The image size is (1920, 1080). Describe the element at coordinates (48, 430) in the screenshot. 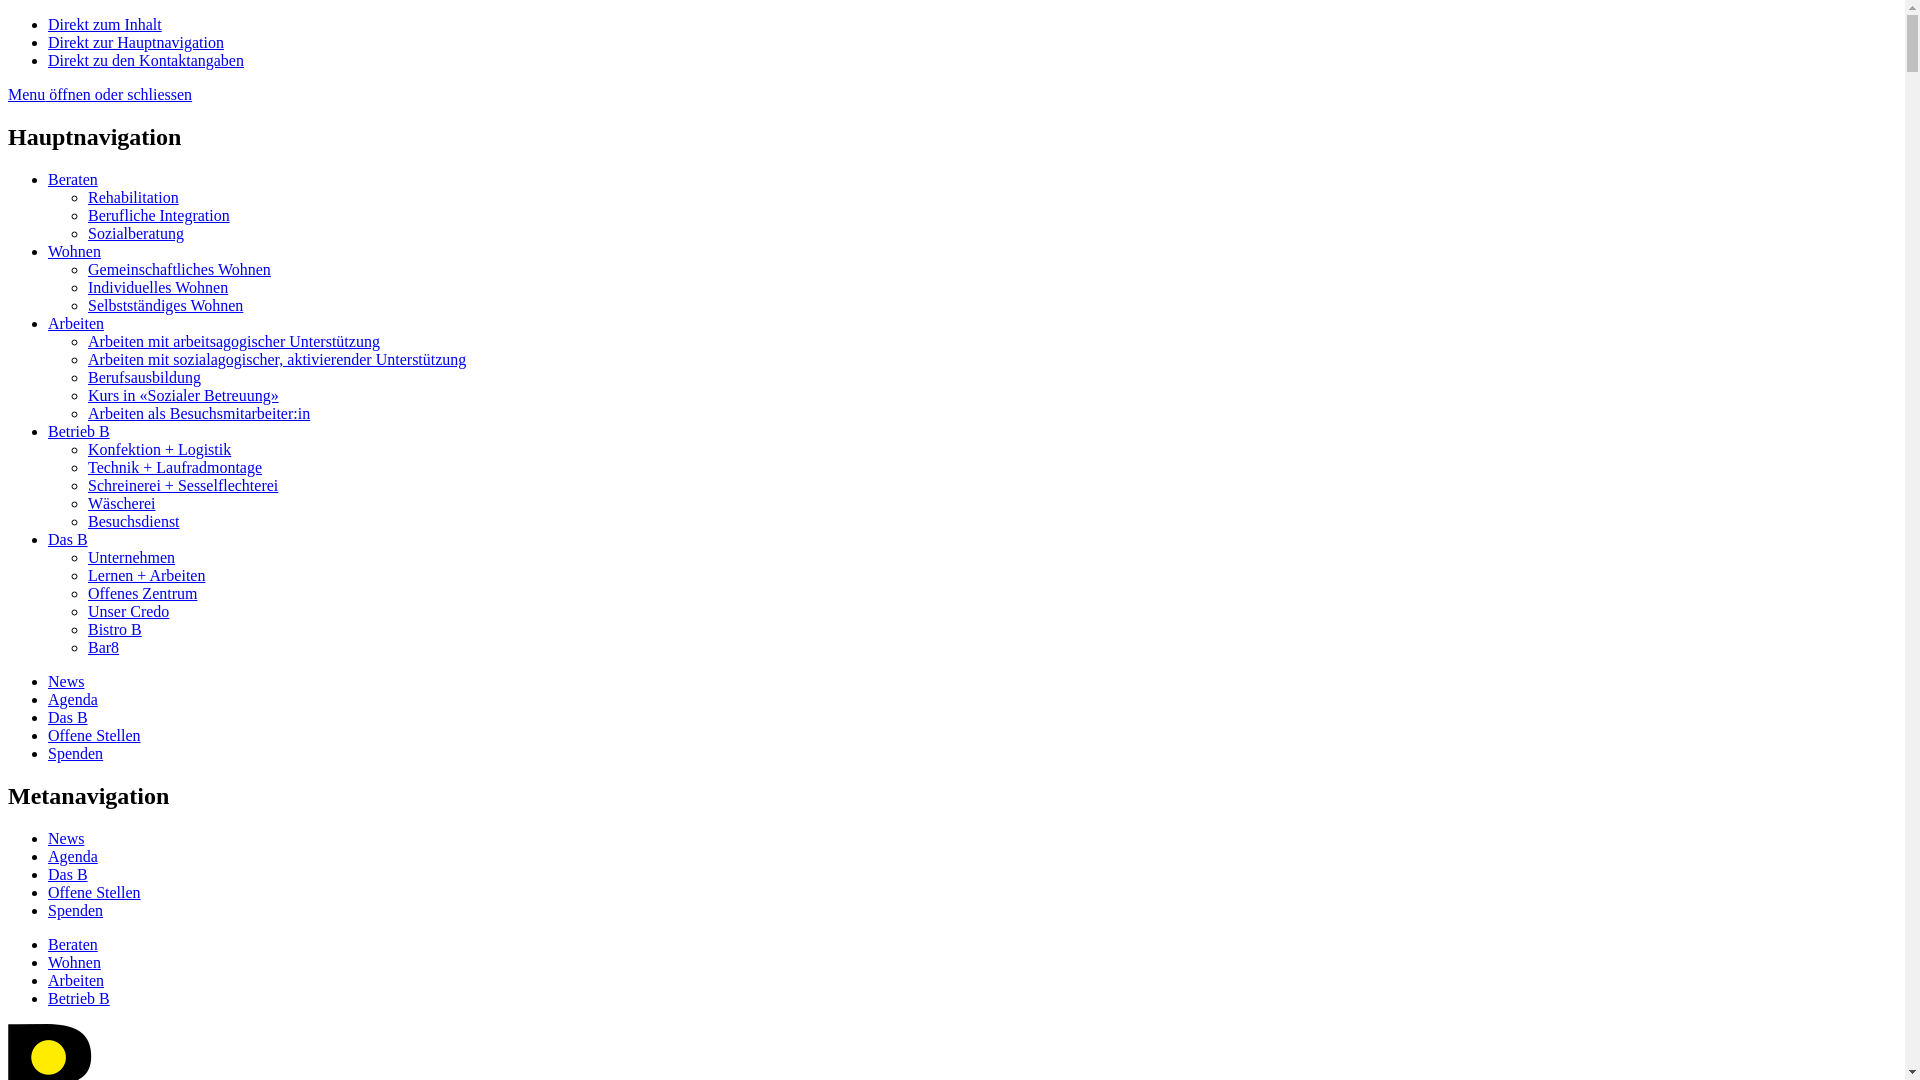

I see `'Betrieb B'` at that location.